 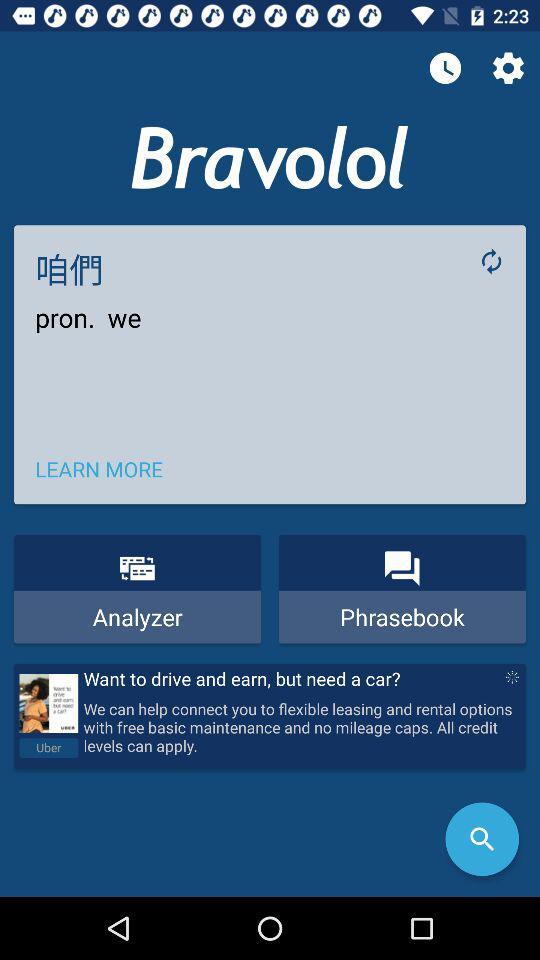 What do you see at coordinates (481, 839) in the screenshot?
I see `search` at bounding box center [481, 839].